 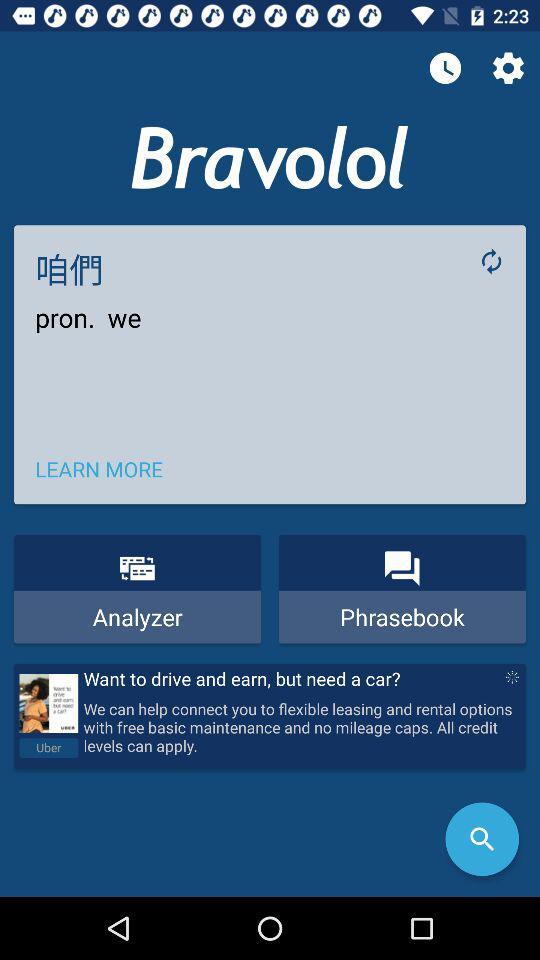 What do you see at coordinates (481, 839) in the screenshot?
I see `search` at bounding box center [481, 839].